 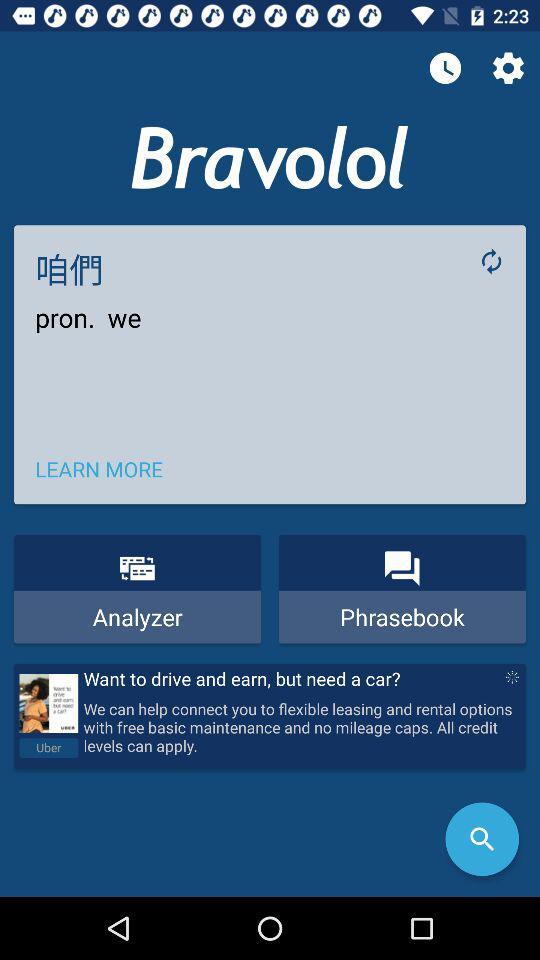 What do you see at coordinates (481, 839) in the screenshot?
I see `search` at bounding box center [481, 839].